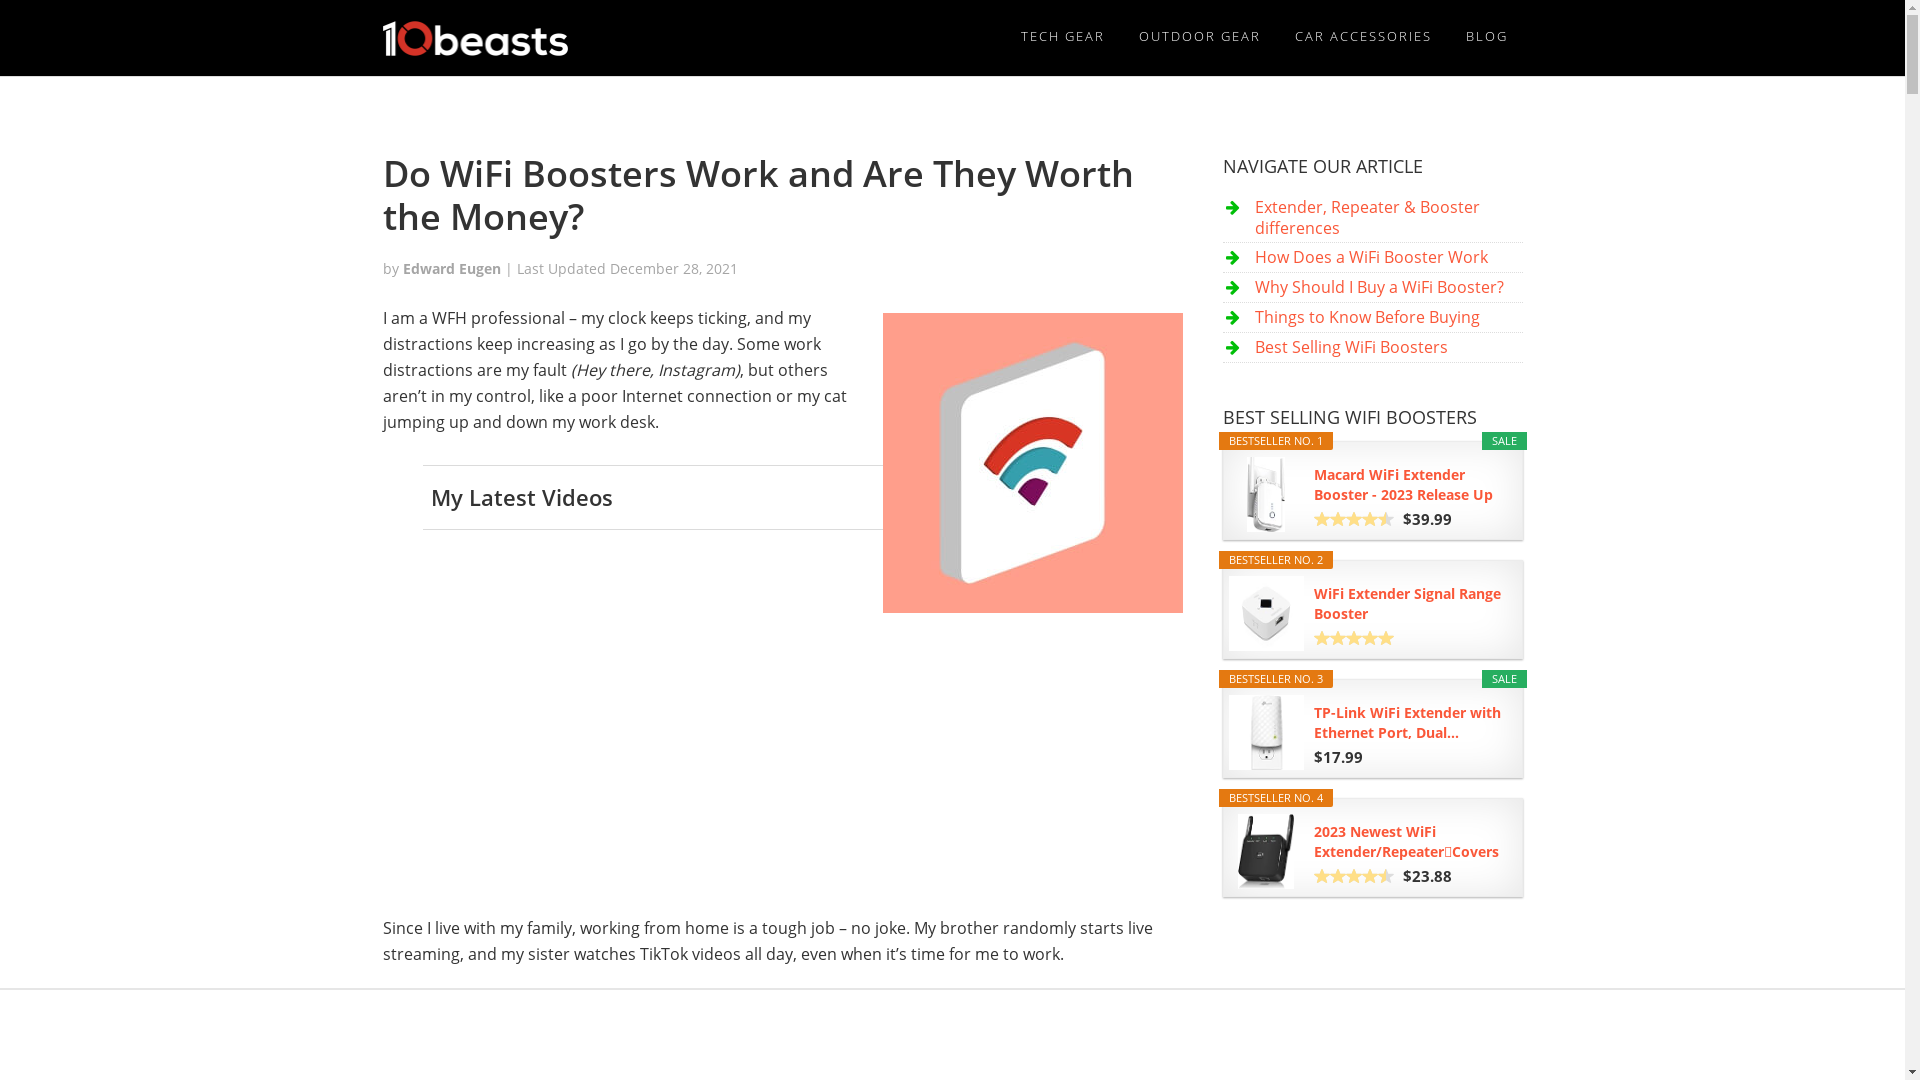  Describe the element at coordinates (1409, 603) in the screenshot. I see `'WiFi Extender Signal Range Booster'` at that location.